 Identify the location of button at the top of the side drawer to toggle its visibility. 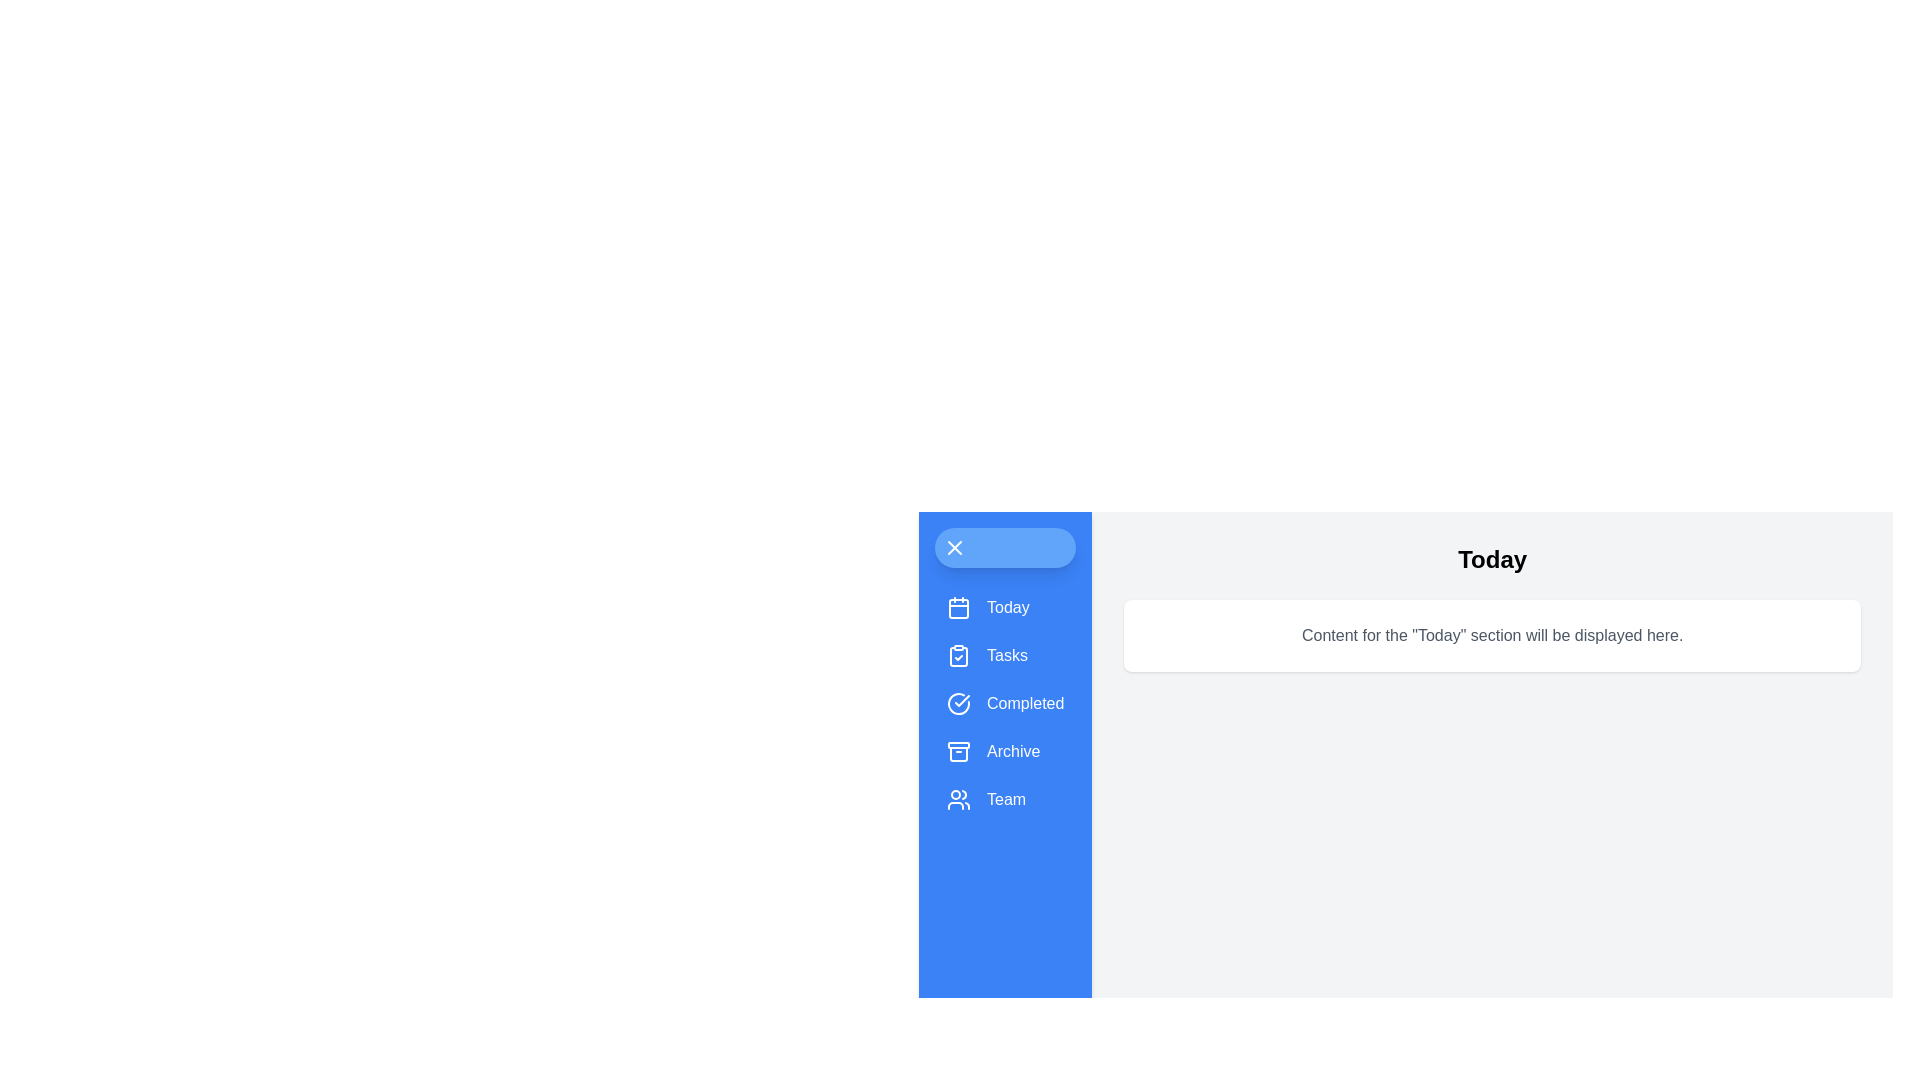
(1004, 547).